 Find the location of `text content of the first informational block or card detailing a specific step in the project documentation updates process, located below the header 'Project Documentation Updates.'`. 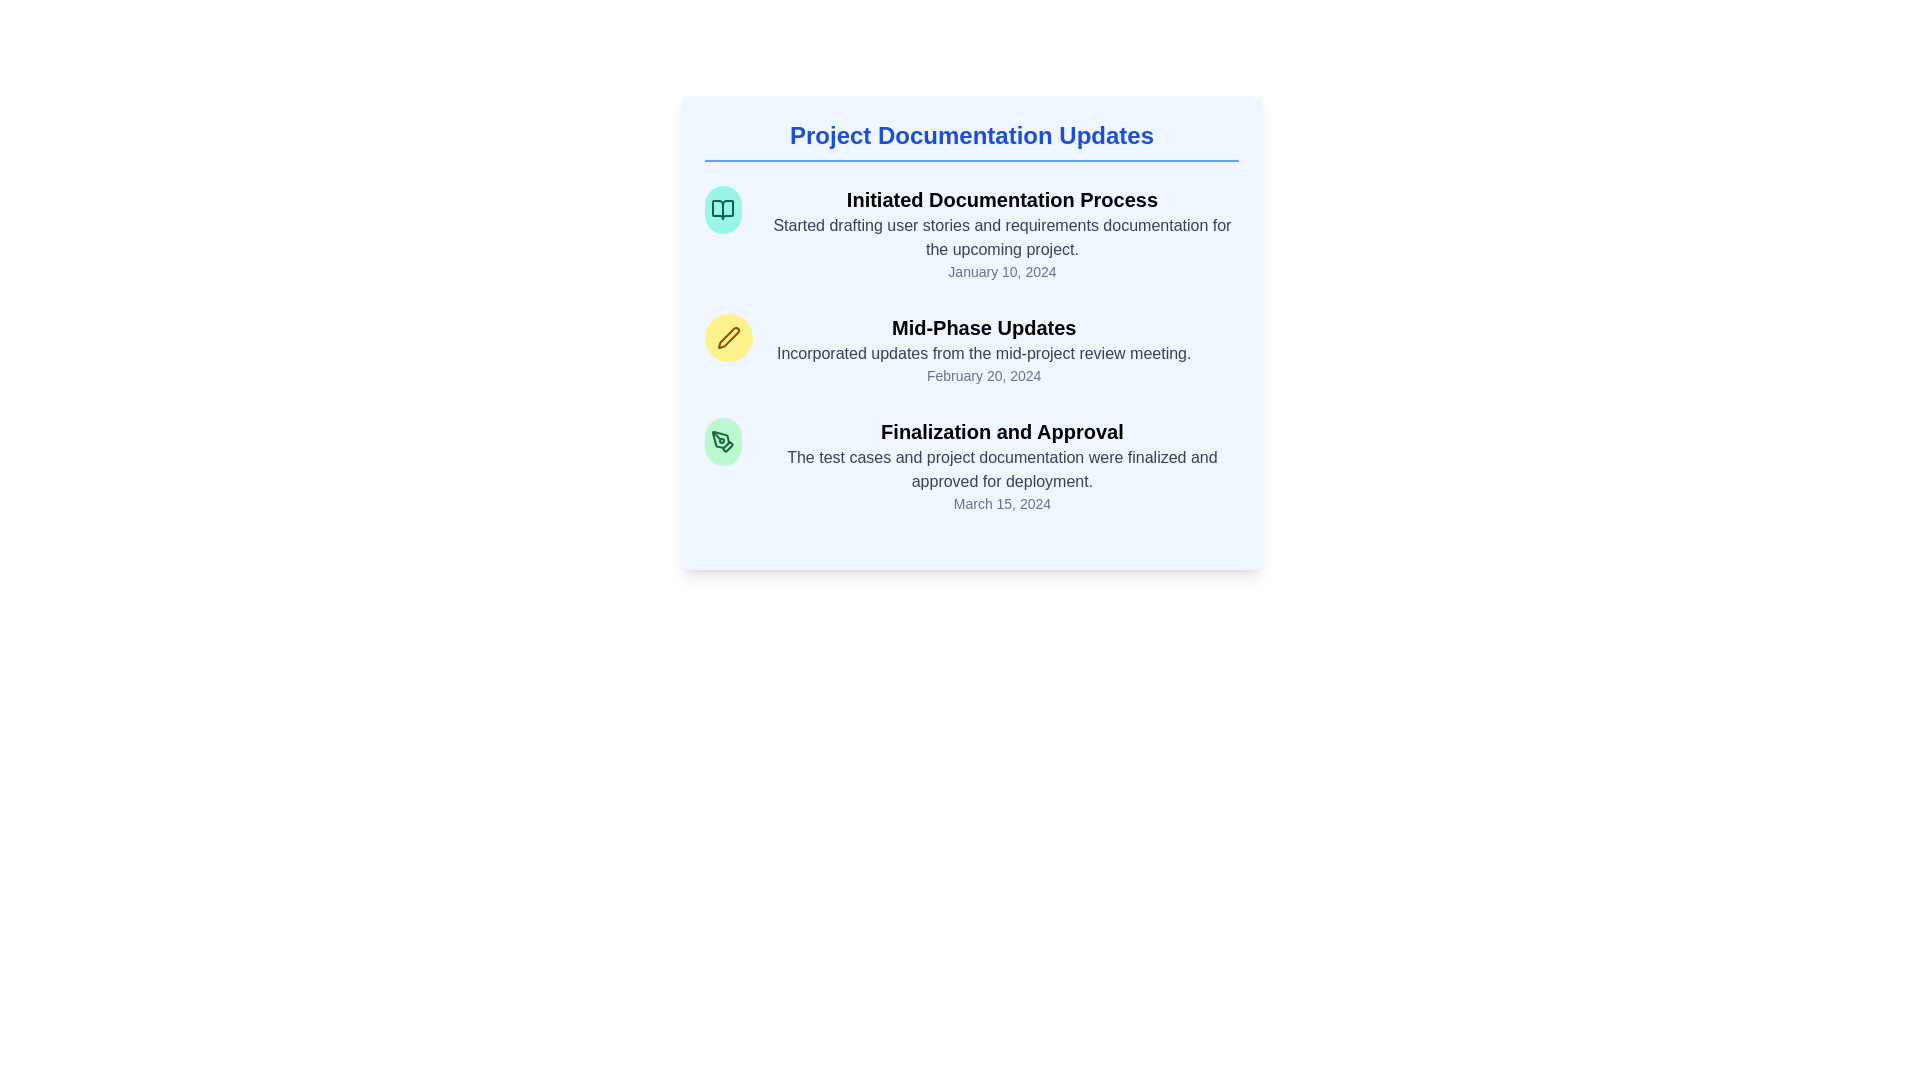

text content of the first informational block or card detailing a specific step in the project documentation updates process, located below the header 'Project Documentation Updates.' is located at coordinates (971, 233).